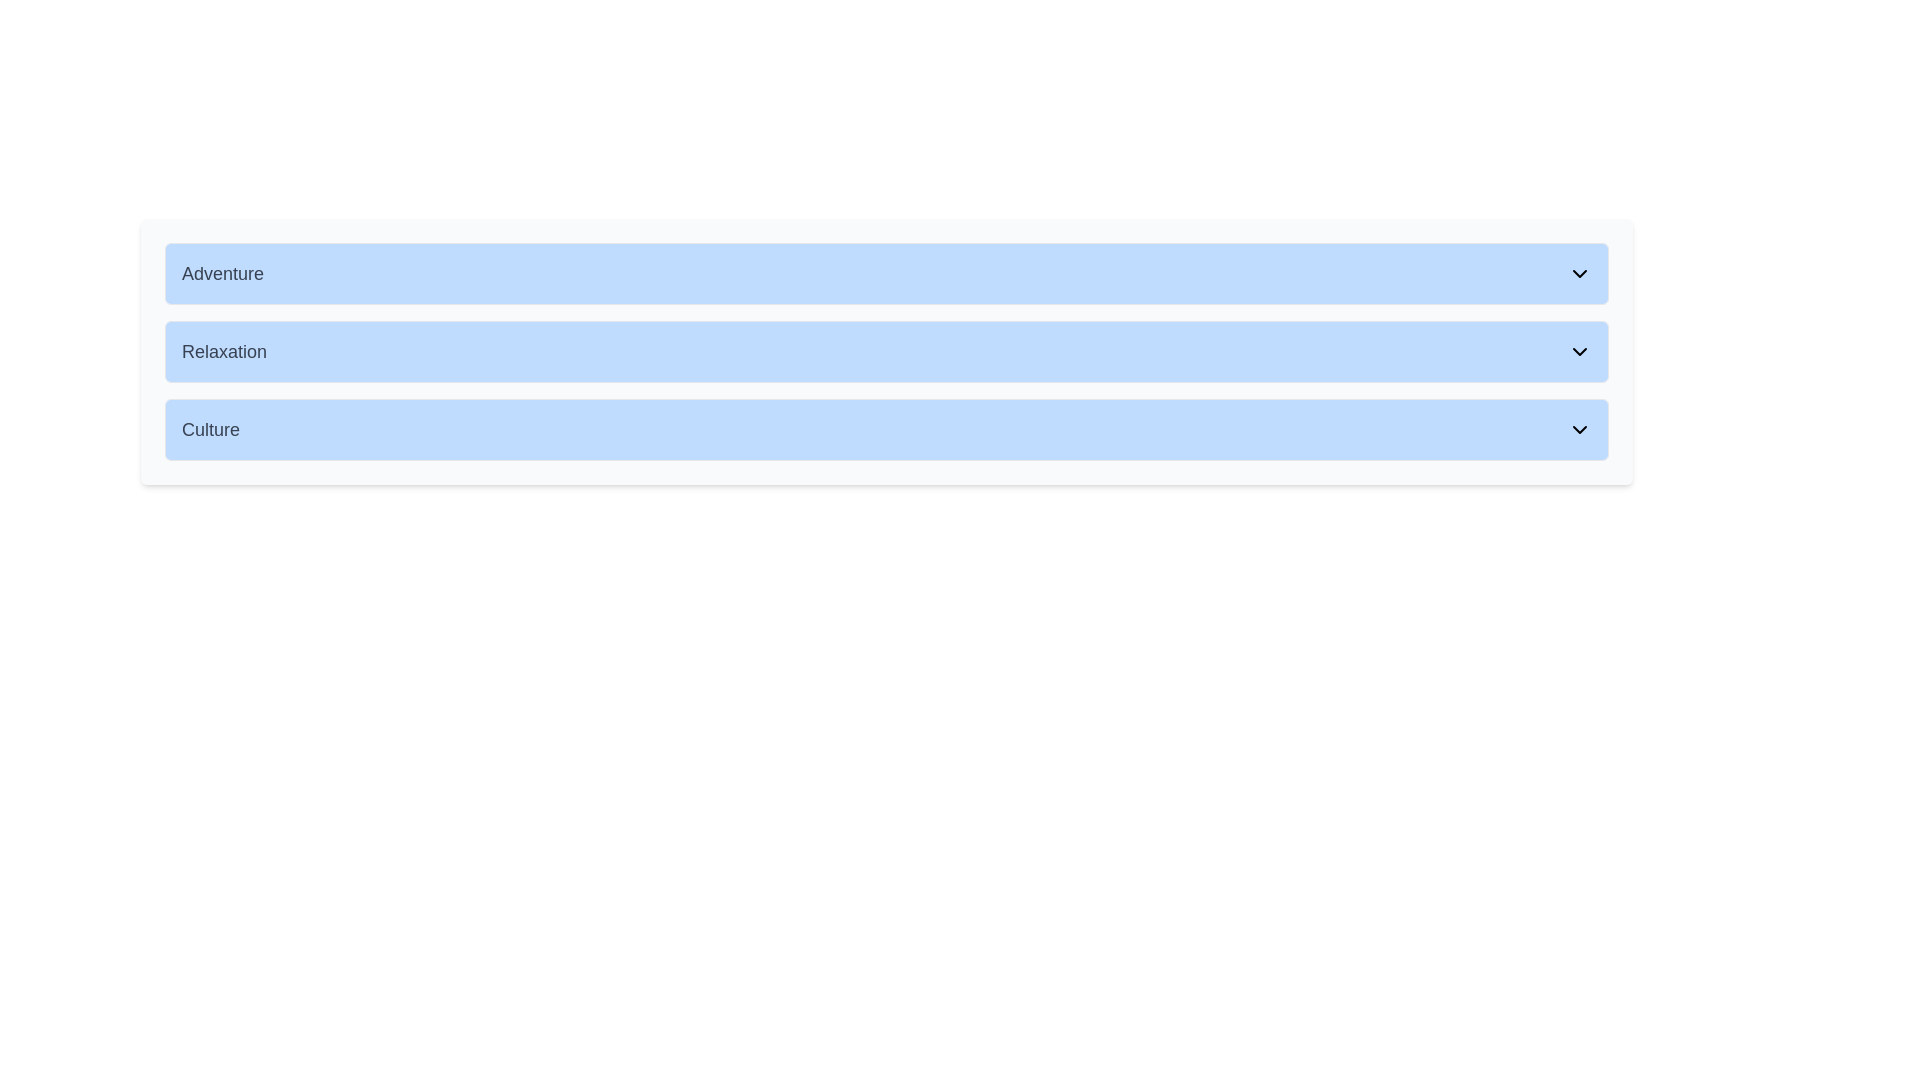 Image resolution: width=1920 pixels, height=1080 pixels. Describe the element at coordinates (1578, 428) in the screenshot. I see `the downward chevron-style Dropdown Indicator Icon located on the right end of the 'Culture' section` at that location.